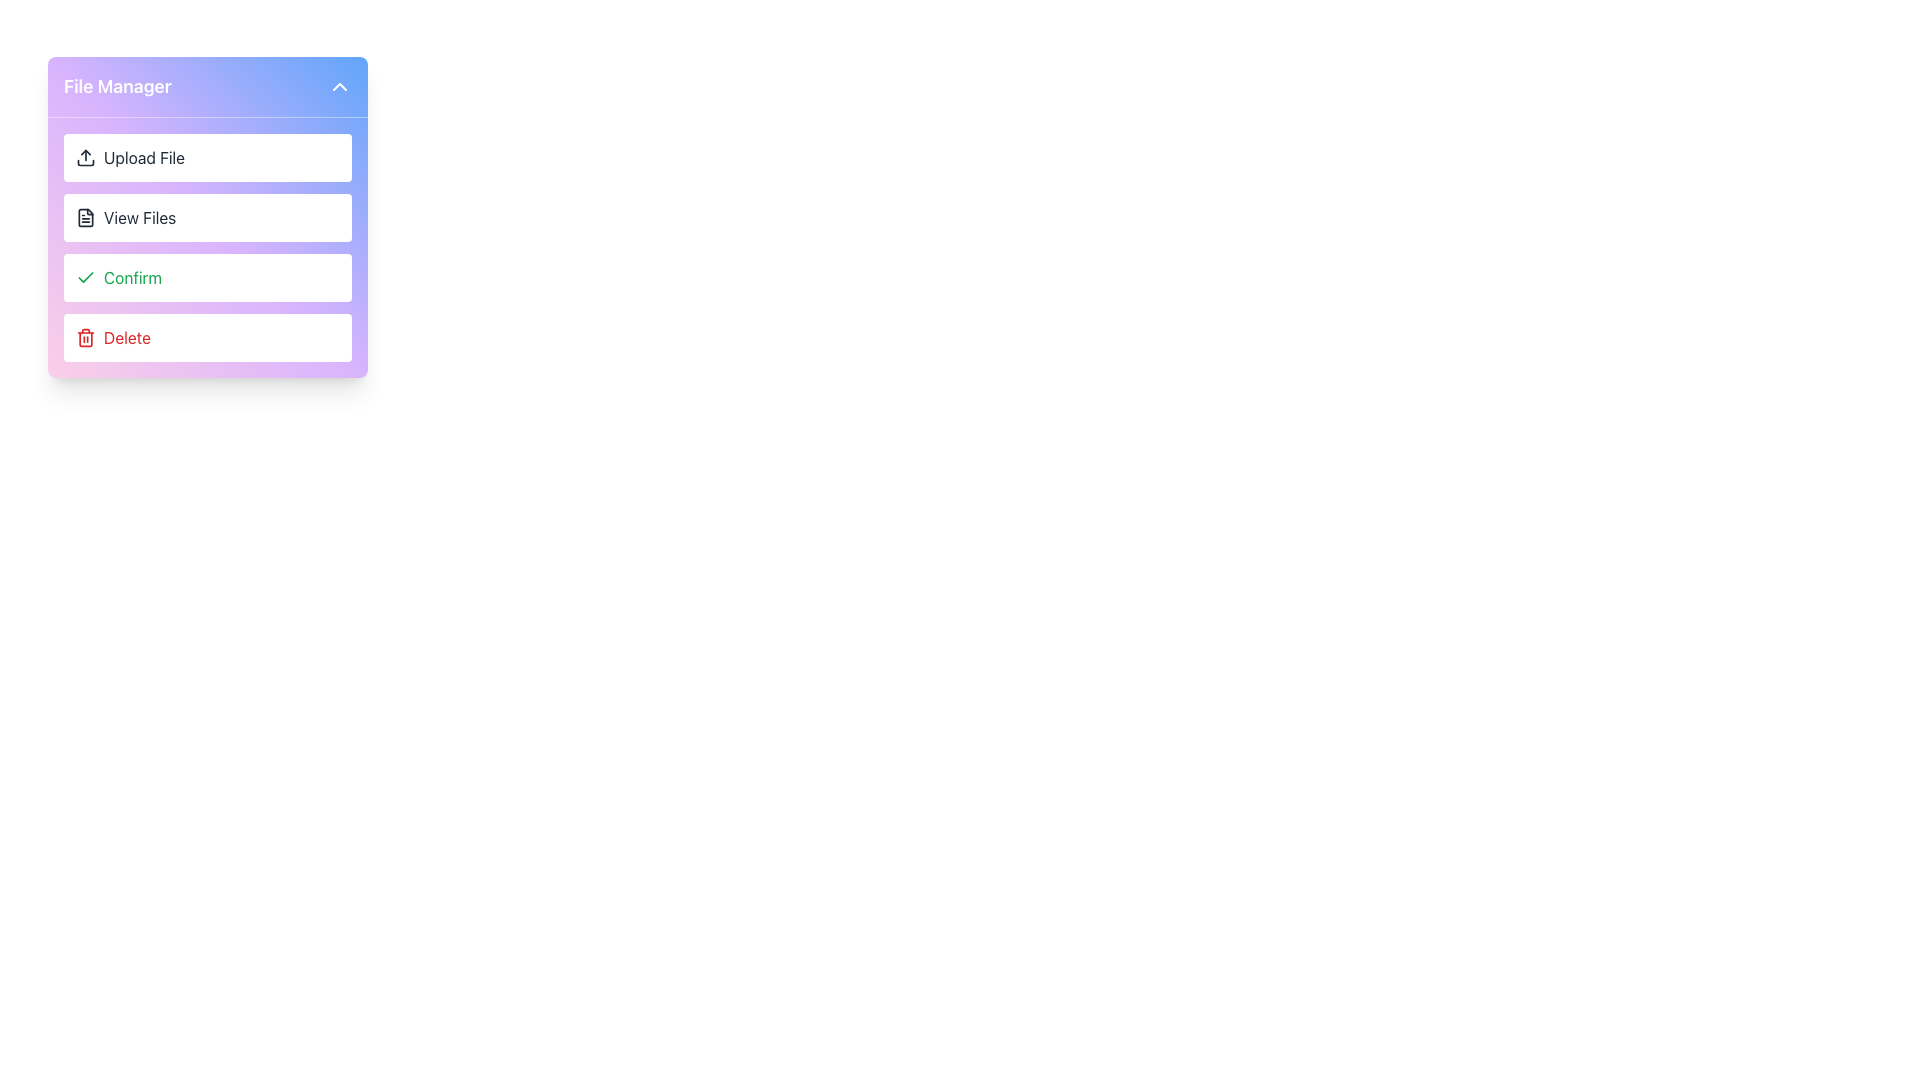  Describe the element at coordinates (207, 277) in the screenshot. I see `the 'Confirm' button, which is the third button in a vertical group of four buttons in the 'File Manager' panel` at that location.